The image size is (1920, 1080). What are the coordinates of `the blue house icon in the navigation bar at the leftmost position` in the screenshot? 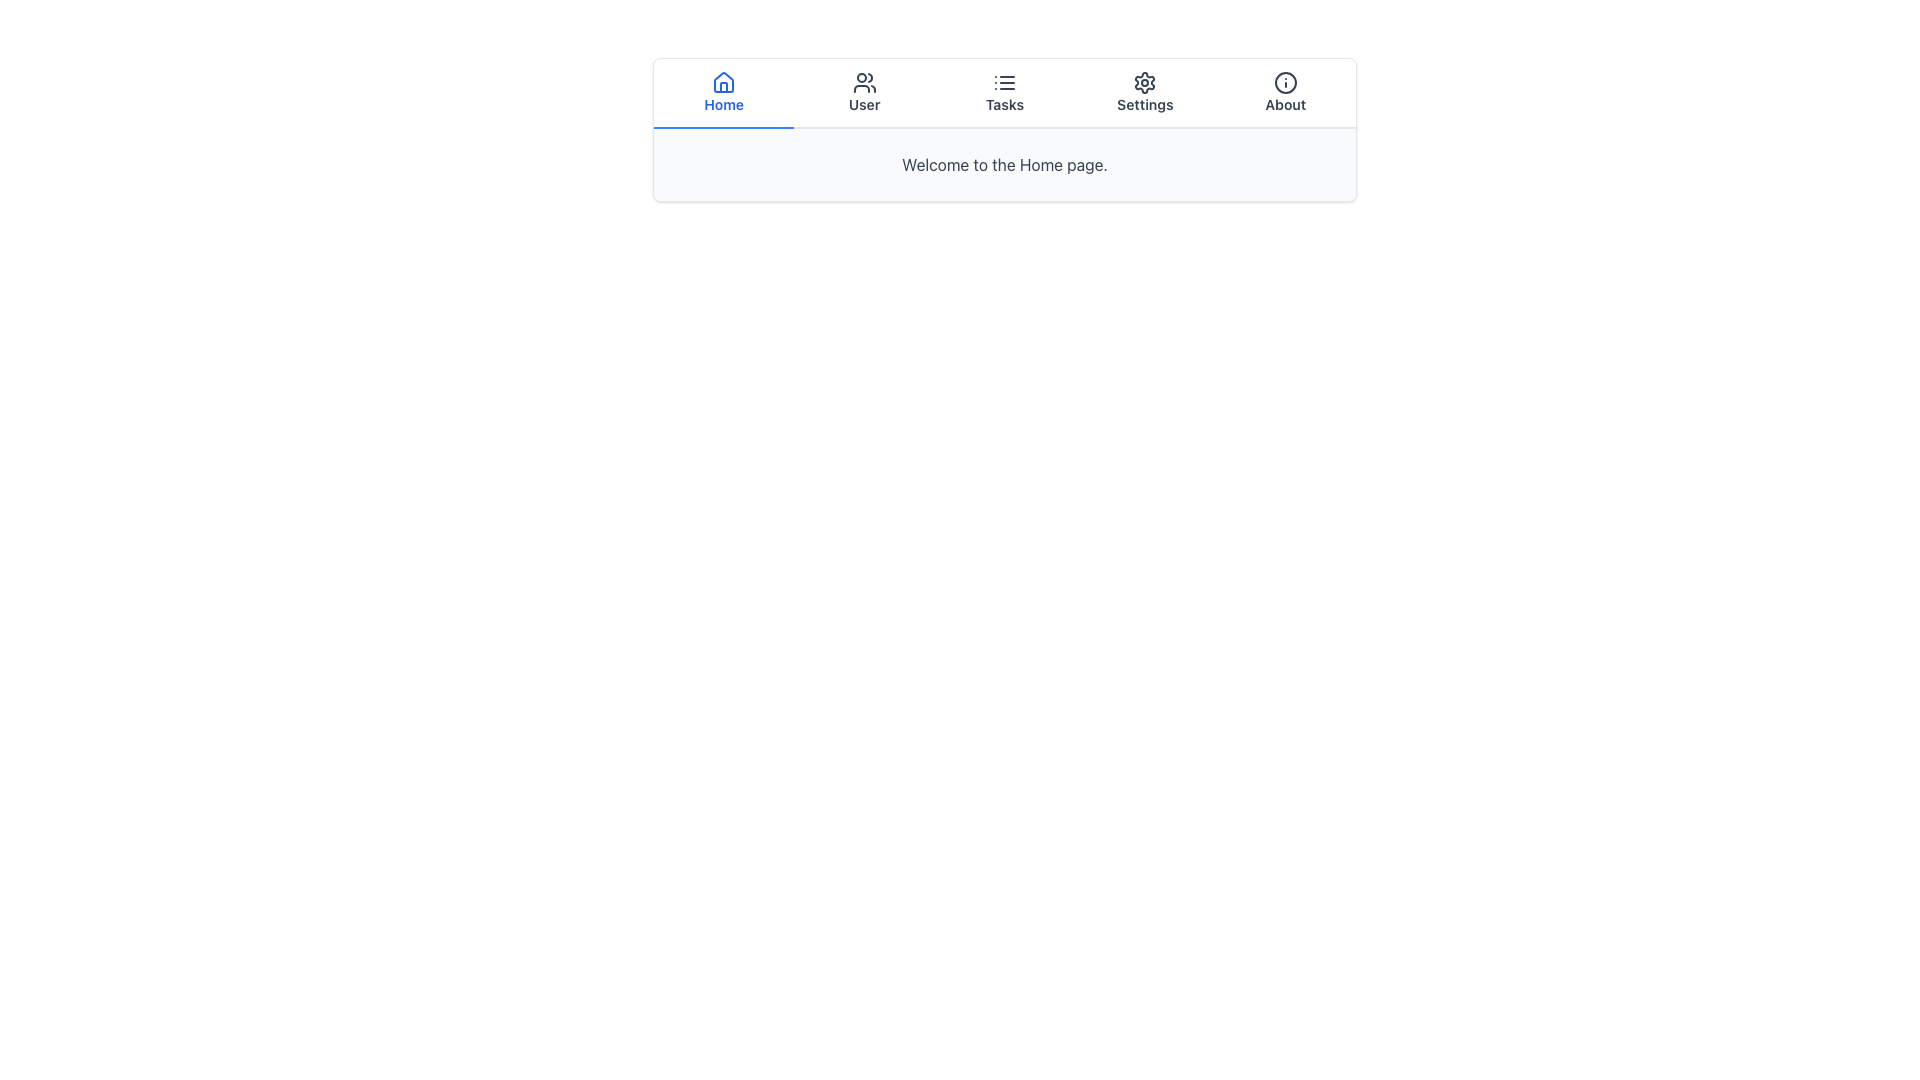 It's located at (723, 81).